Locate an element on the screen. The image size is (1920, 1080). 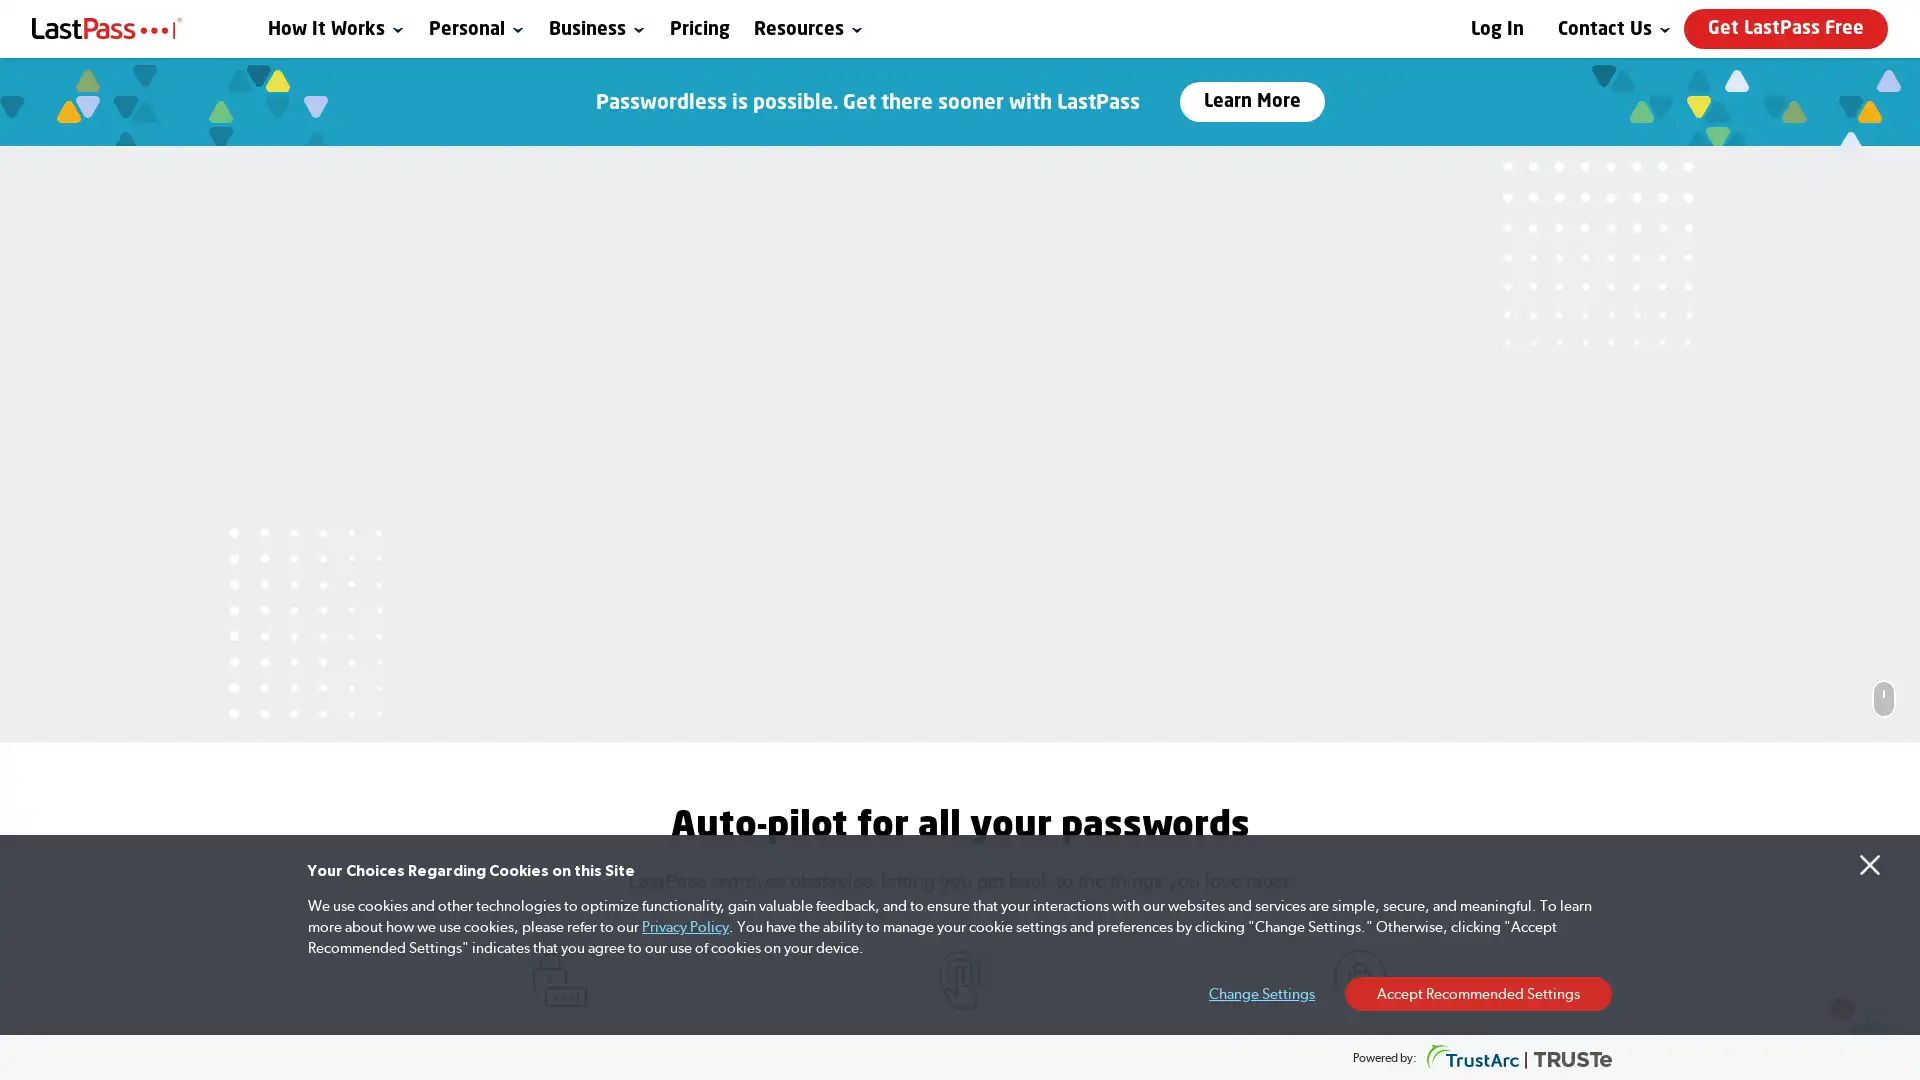
close is located at coordinates (1550, 694).